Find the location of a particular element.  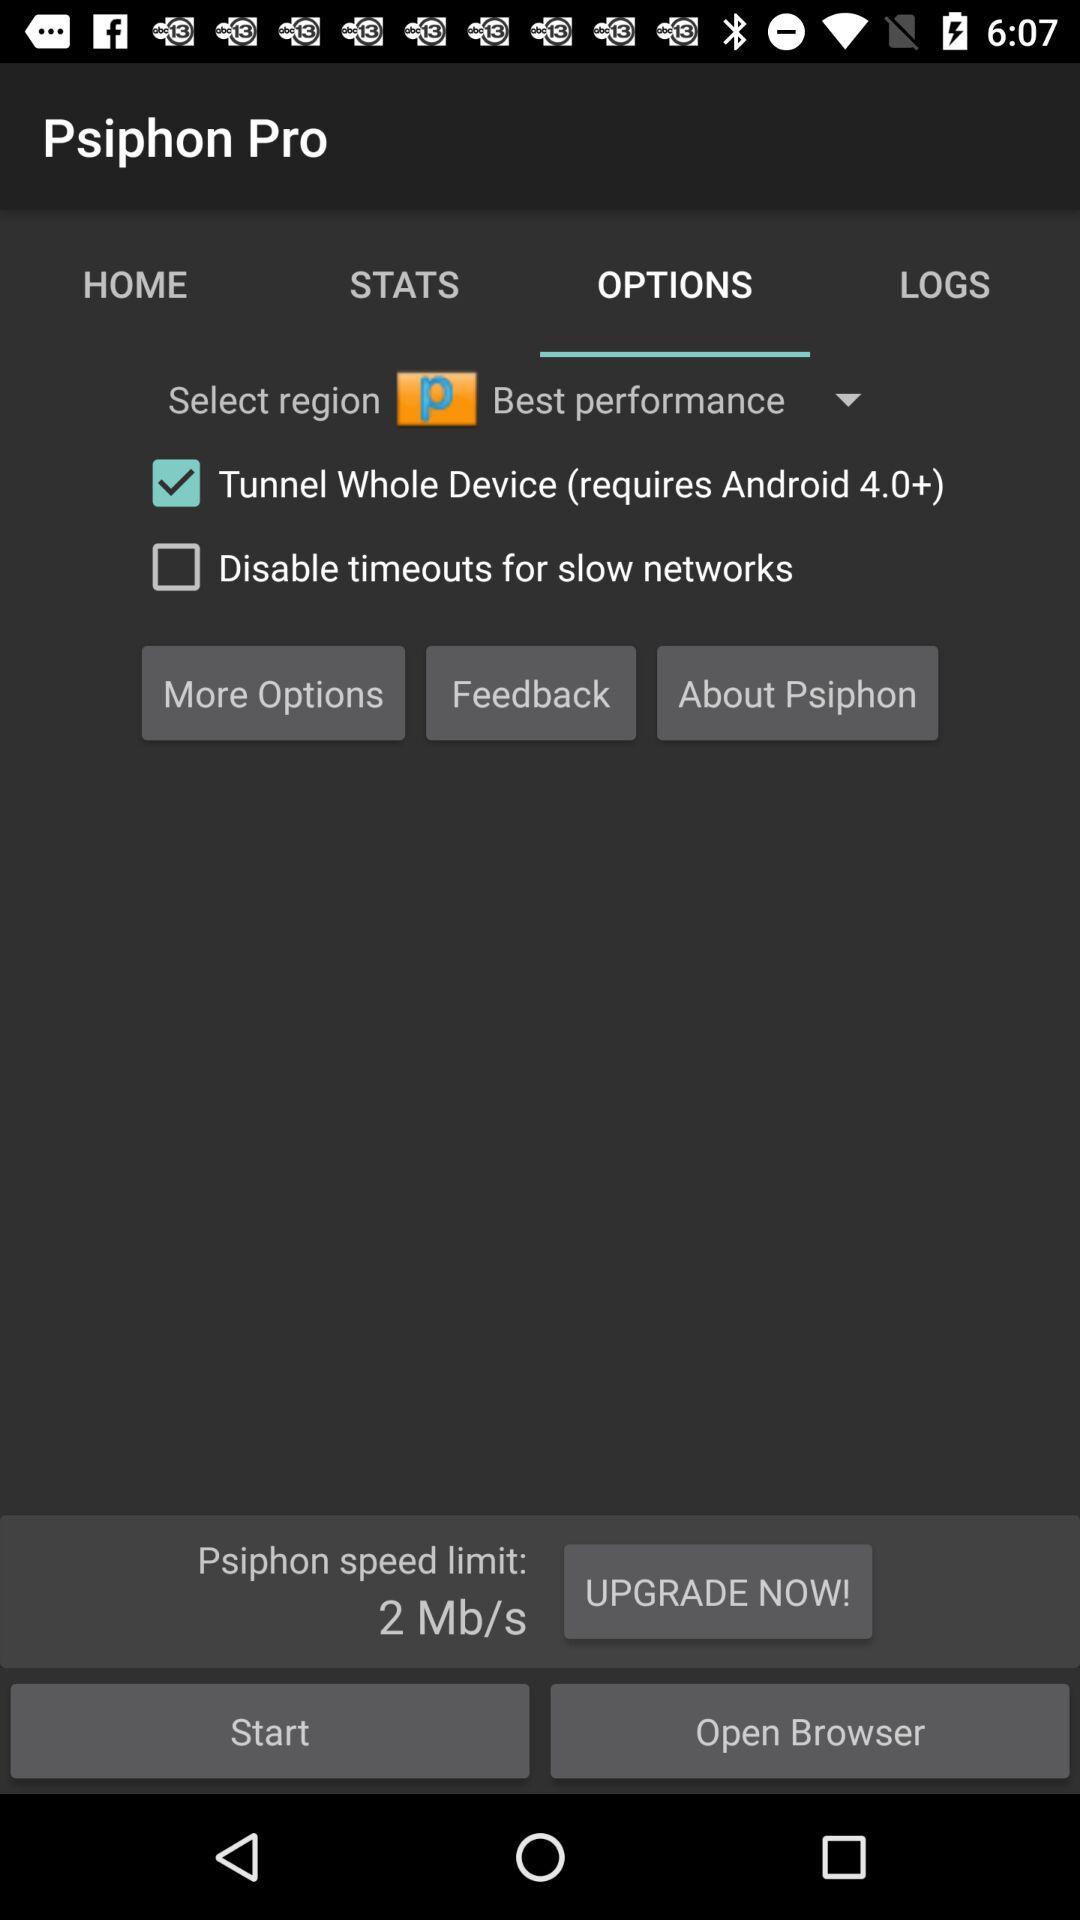

the text options is located at coordinates (675, 282).